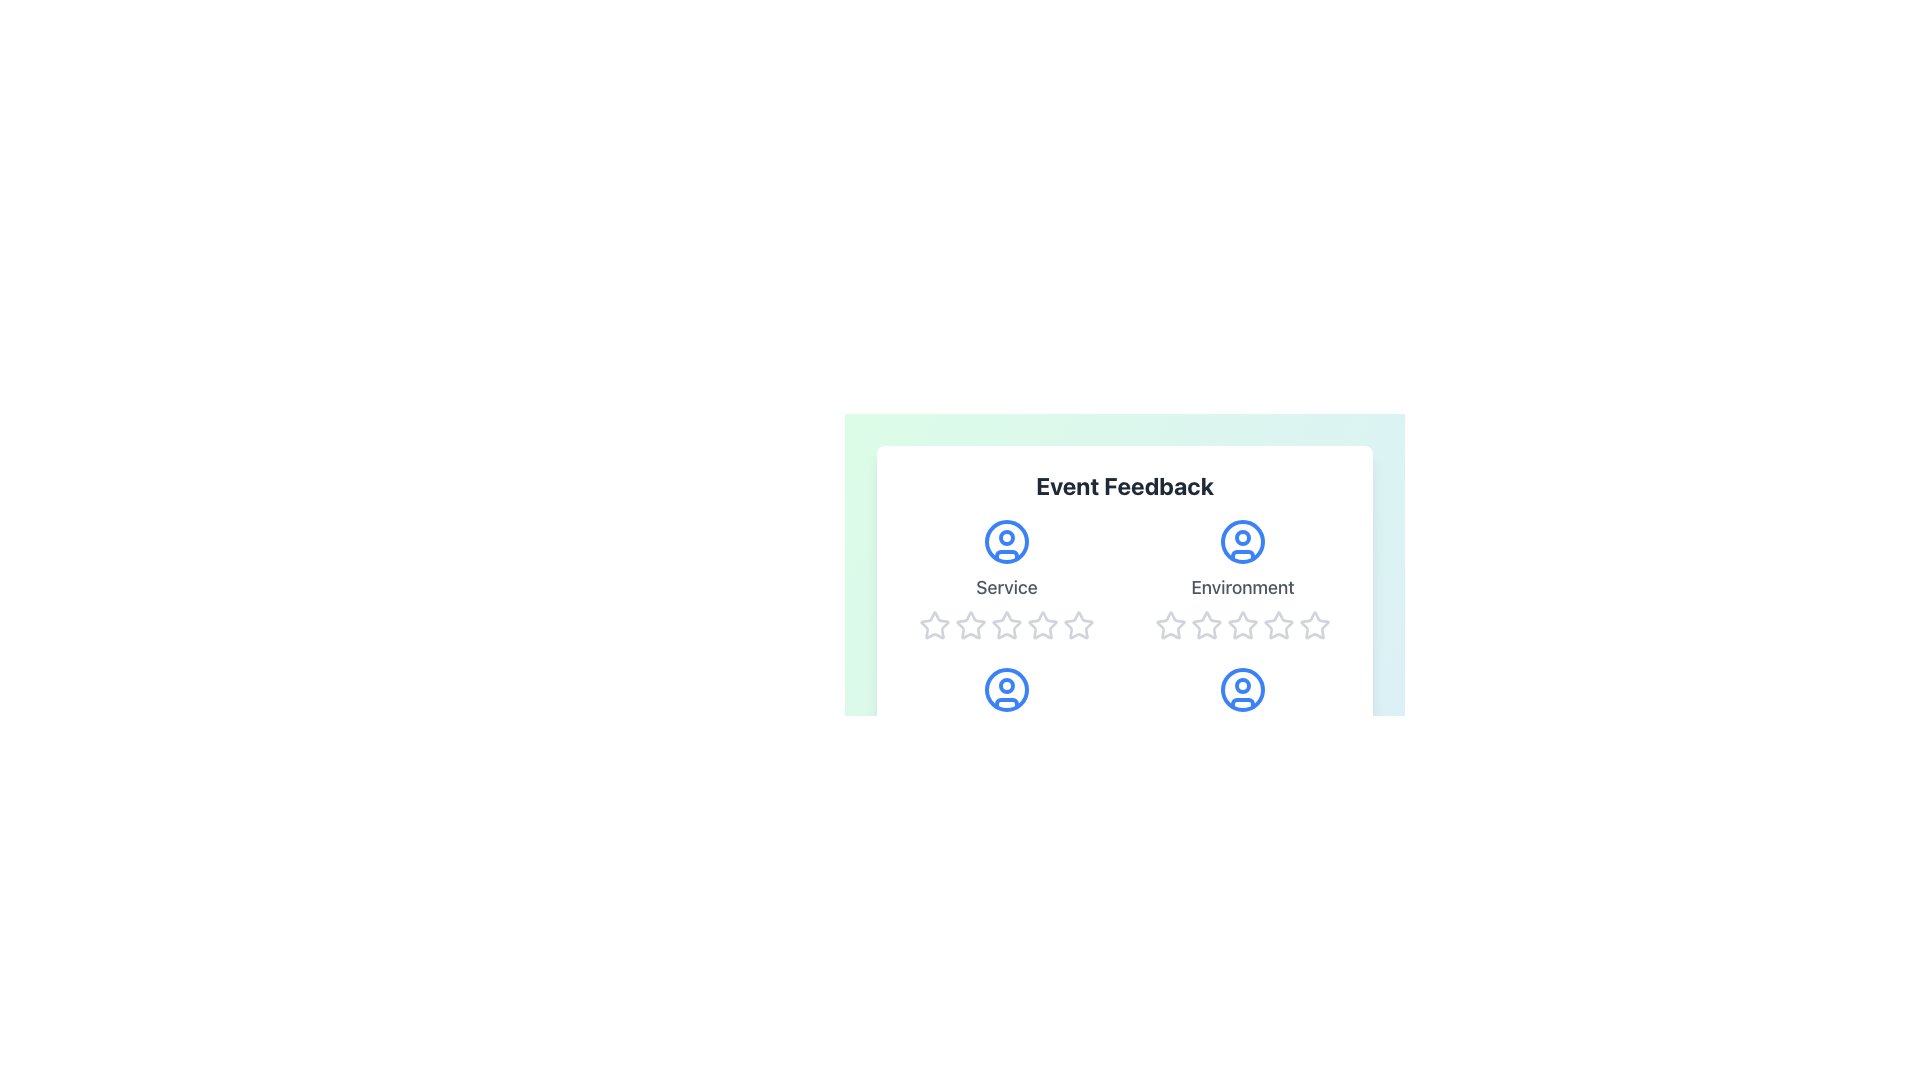  What do you see at coordinates (1242, 624) in the screenshot?
I see `the third star in the second row of stars under the 'Environment' heading in the 'Event Feedback' section` at bounding box center [1242, 624].